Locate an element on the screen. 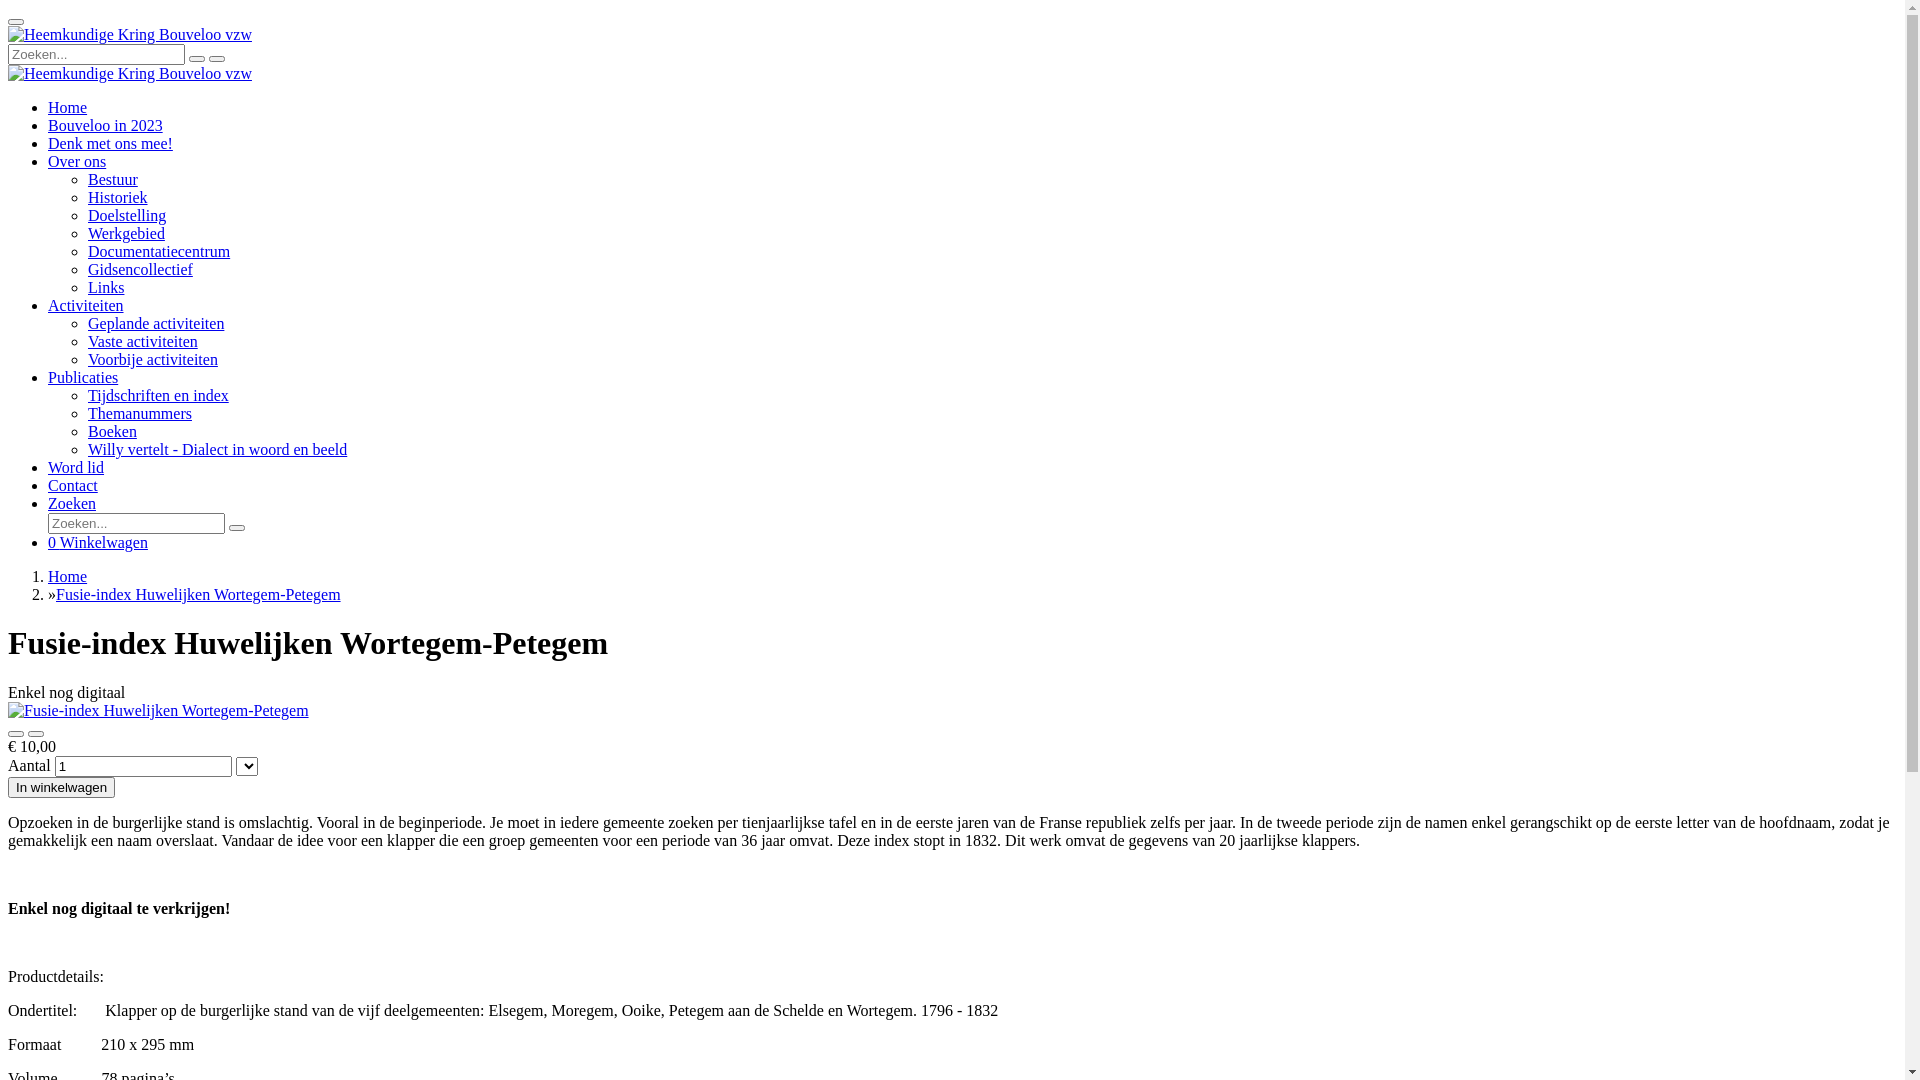 This screenshot has height=1080, width=1920. 'In winkelwagen' is located at coordinates (61, 786).